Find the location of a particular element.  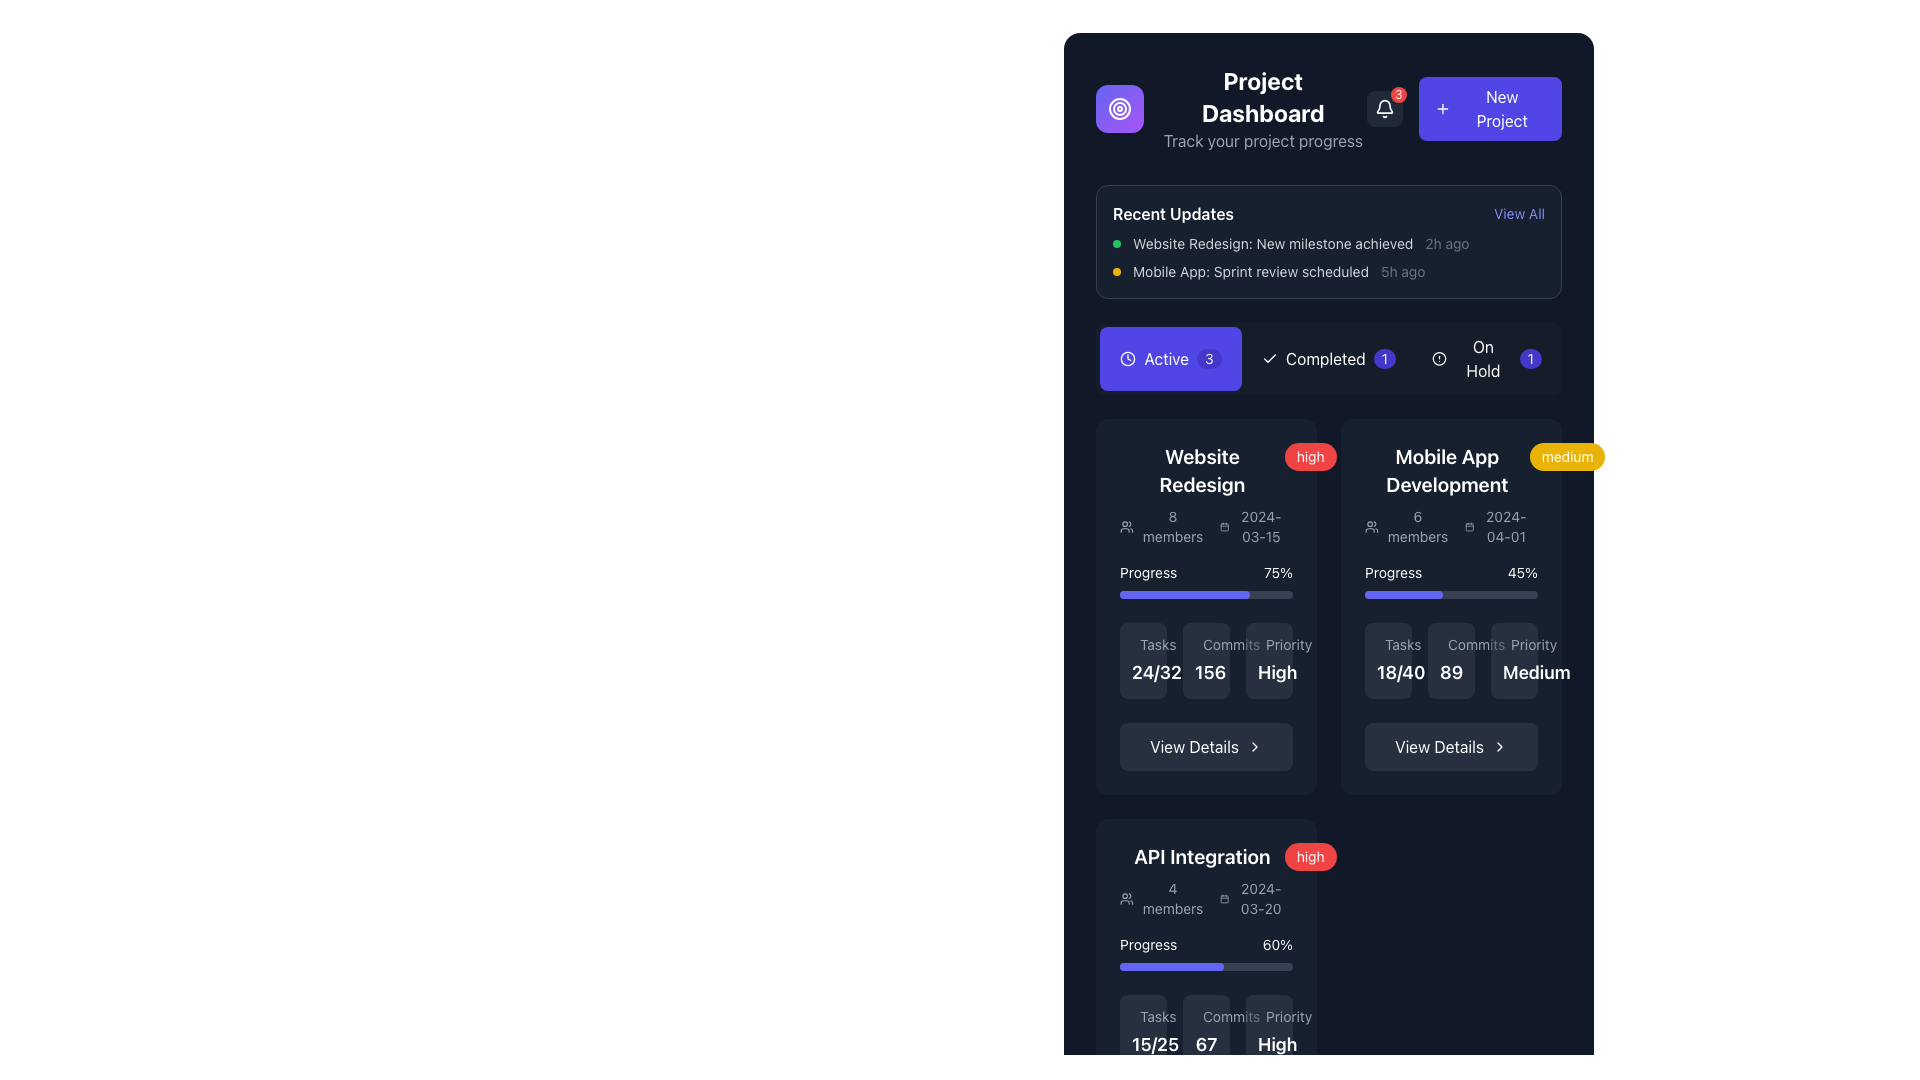

the 'Completed1' button with a checkmark icon is located at coordinates (1329, 357).